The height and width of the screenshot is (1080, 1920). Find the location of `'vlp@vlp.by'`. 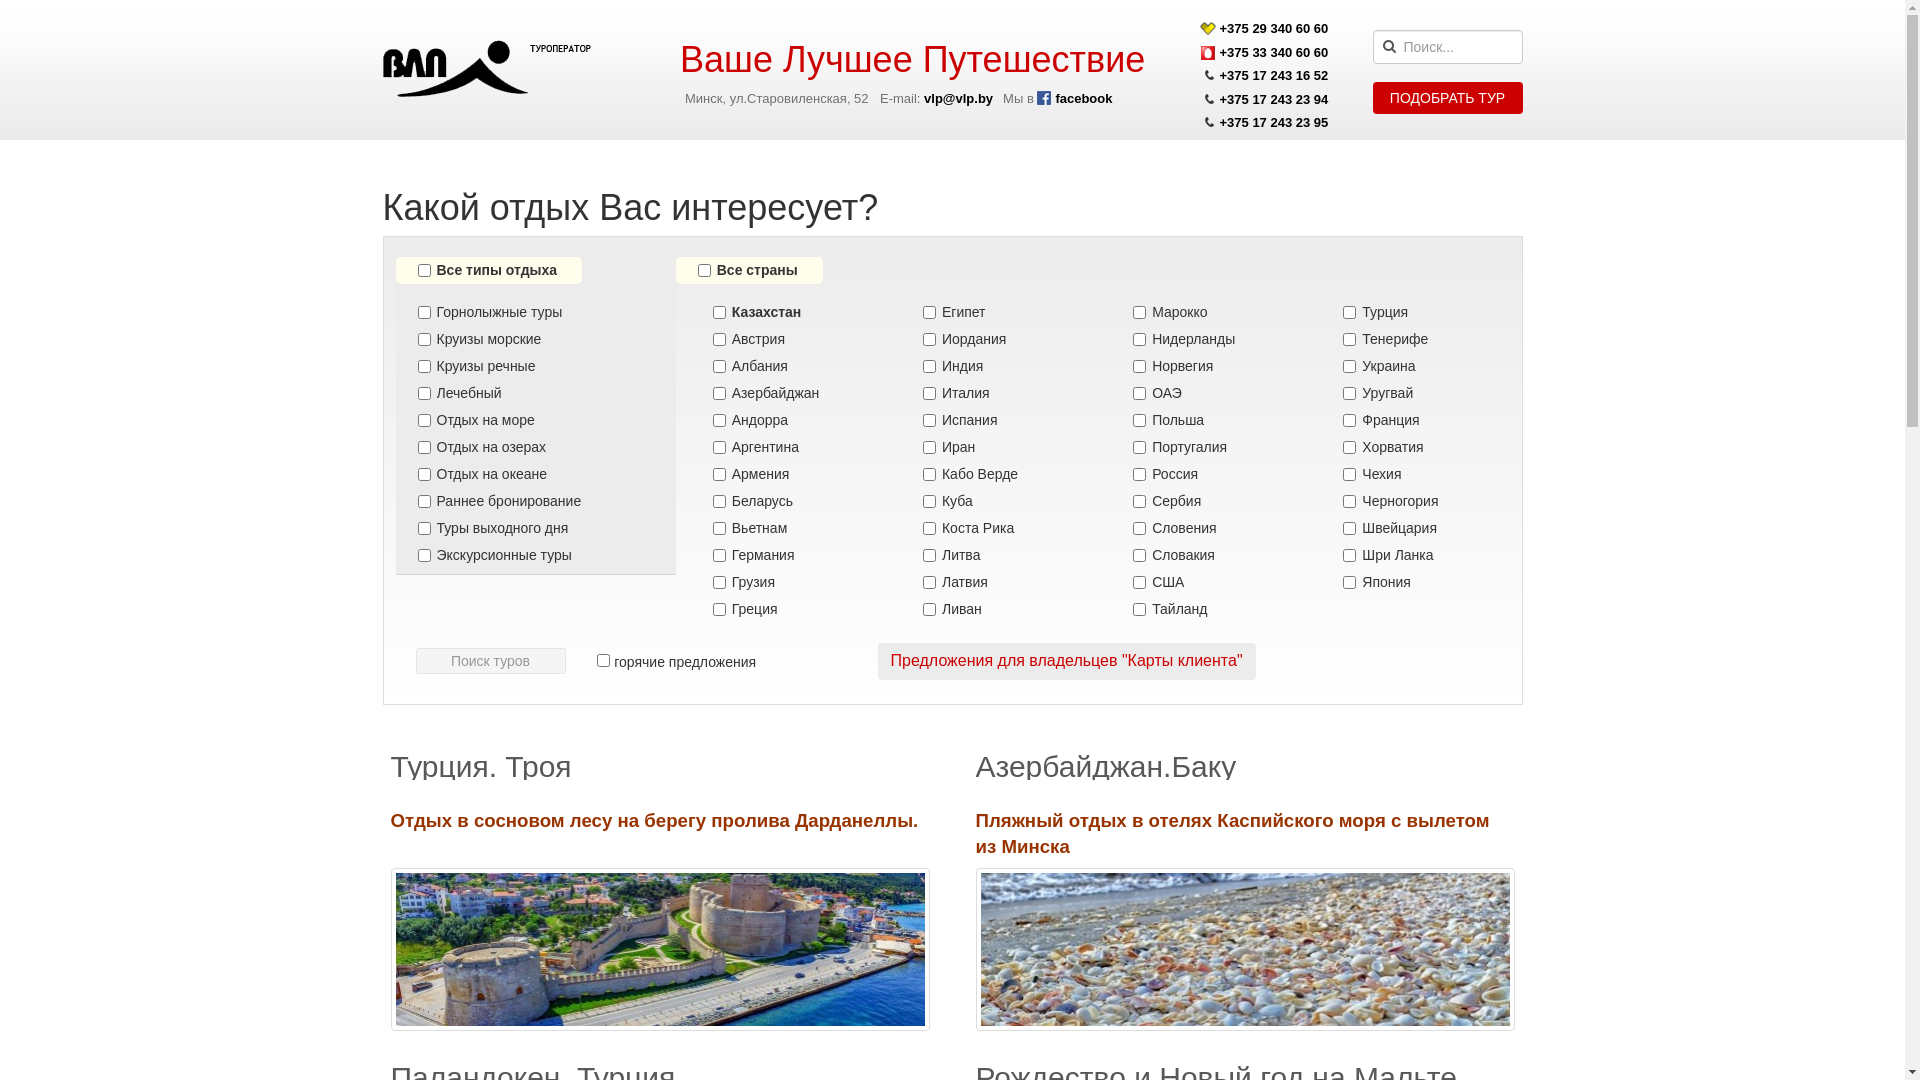

'vlp@vlp.by' is located at coordinates (957, 98).